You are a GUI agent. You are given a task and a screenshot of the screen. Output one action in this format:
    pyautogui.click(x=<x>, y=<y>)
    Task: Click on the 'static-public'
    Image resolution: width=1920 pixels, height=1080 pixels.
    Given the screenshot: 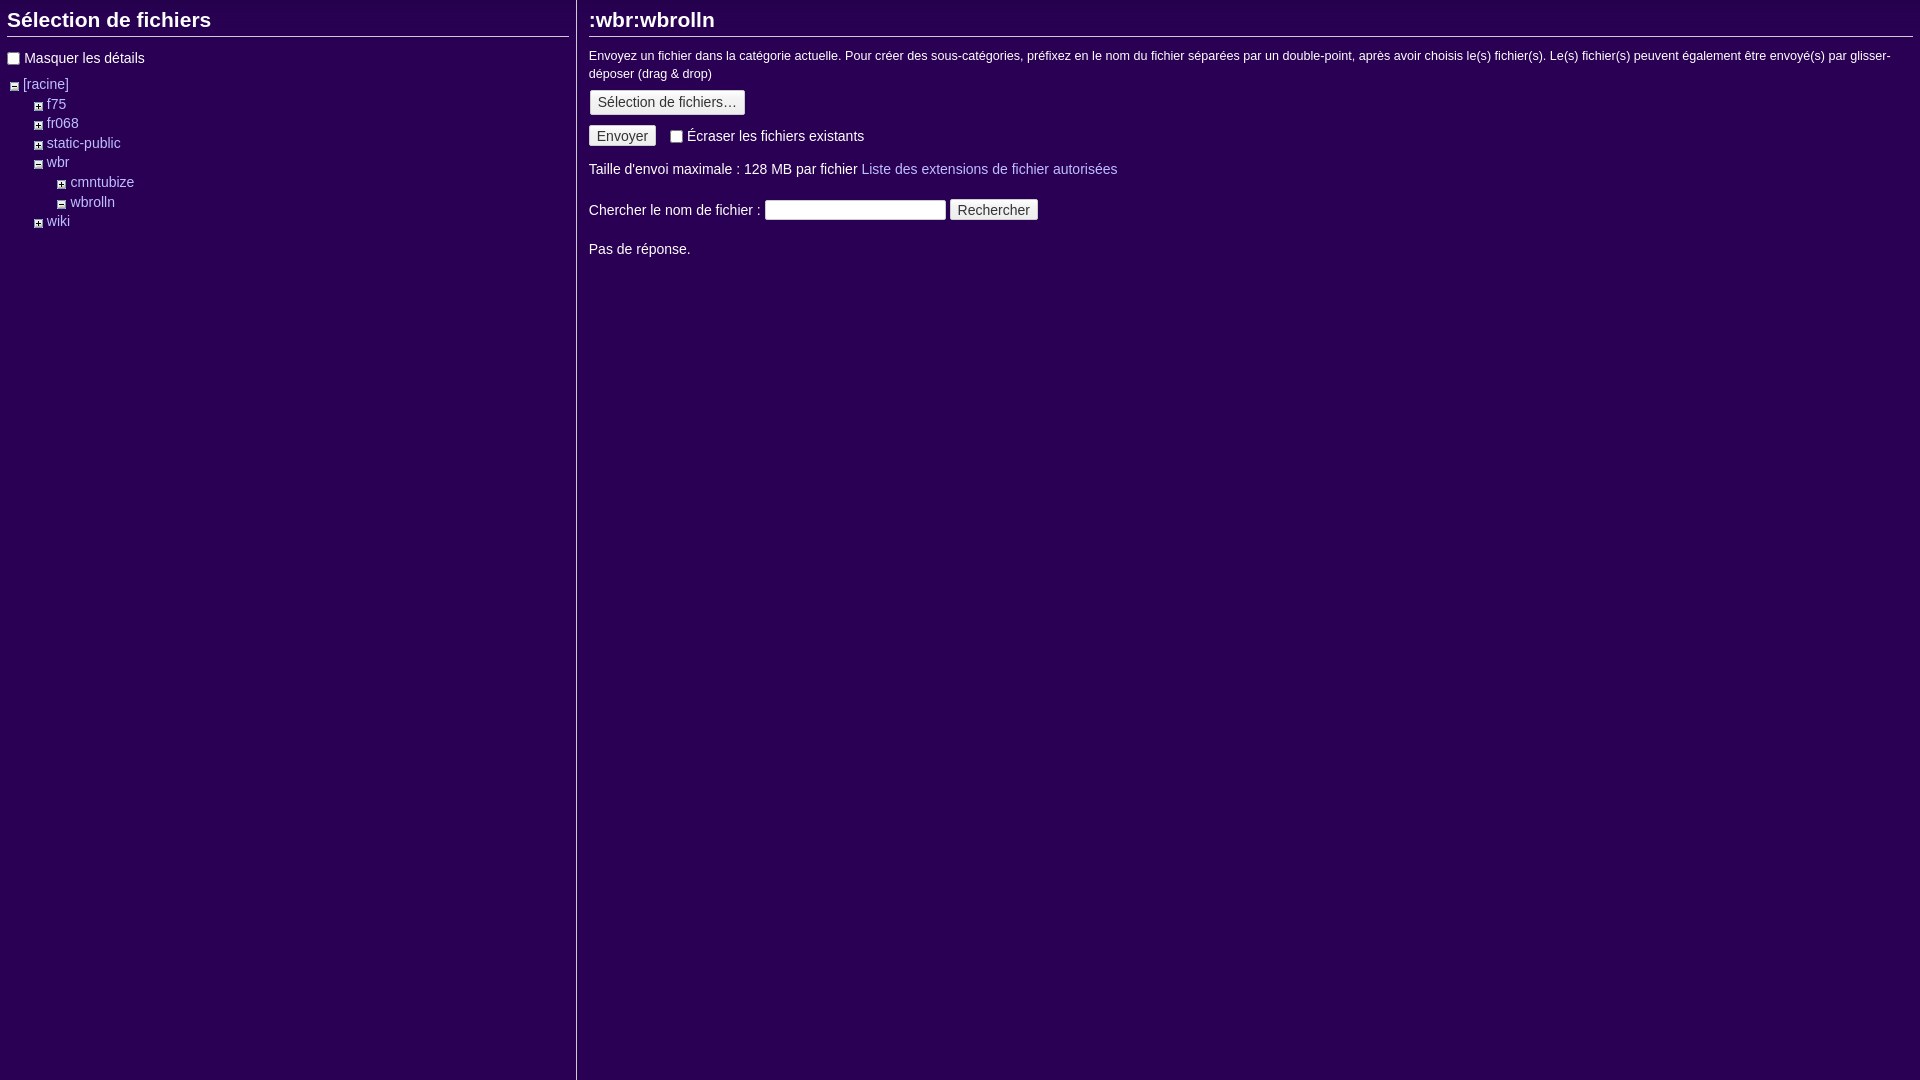 What is the action you would take?
    pyautogui.click(x=47, y=141)
    